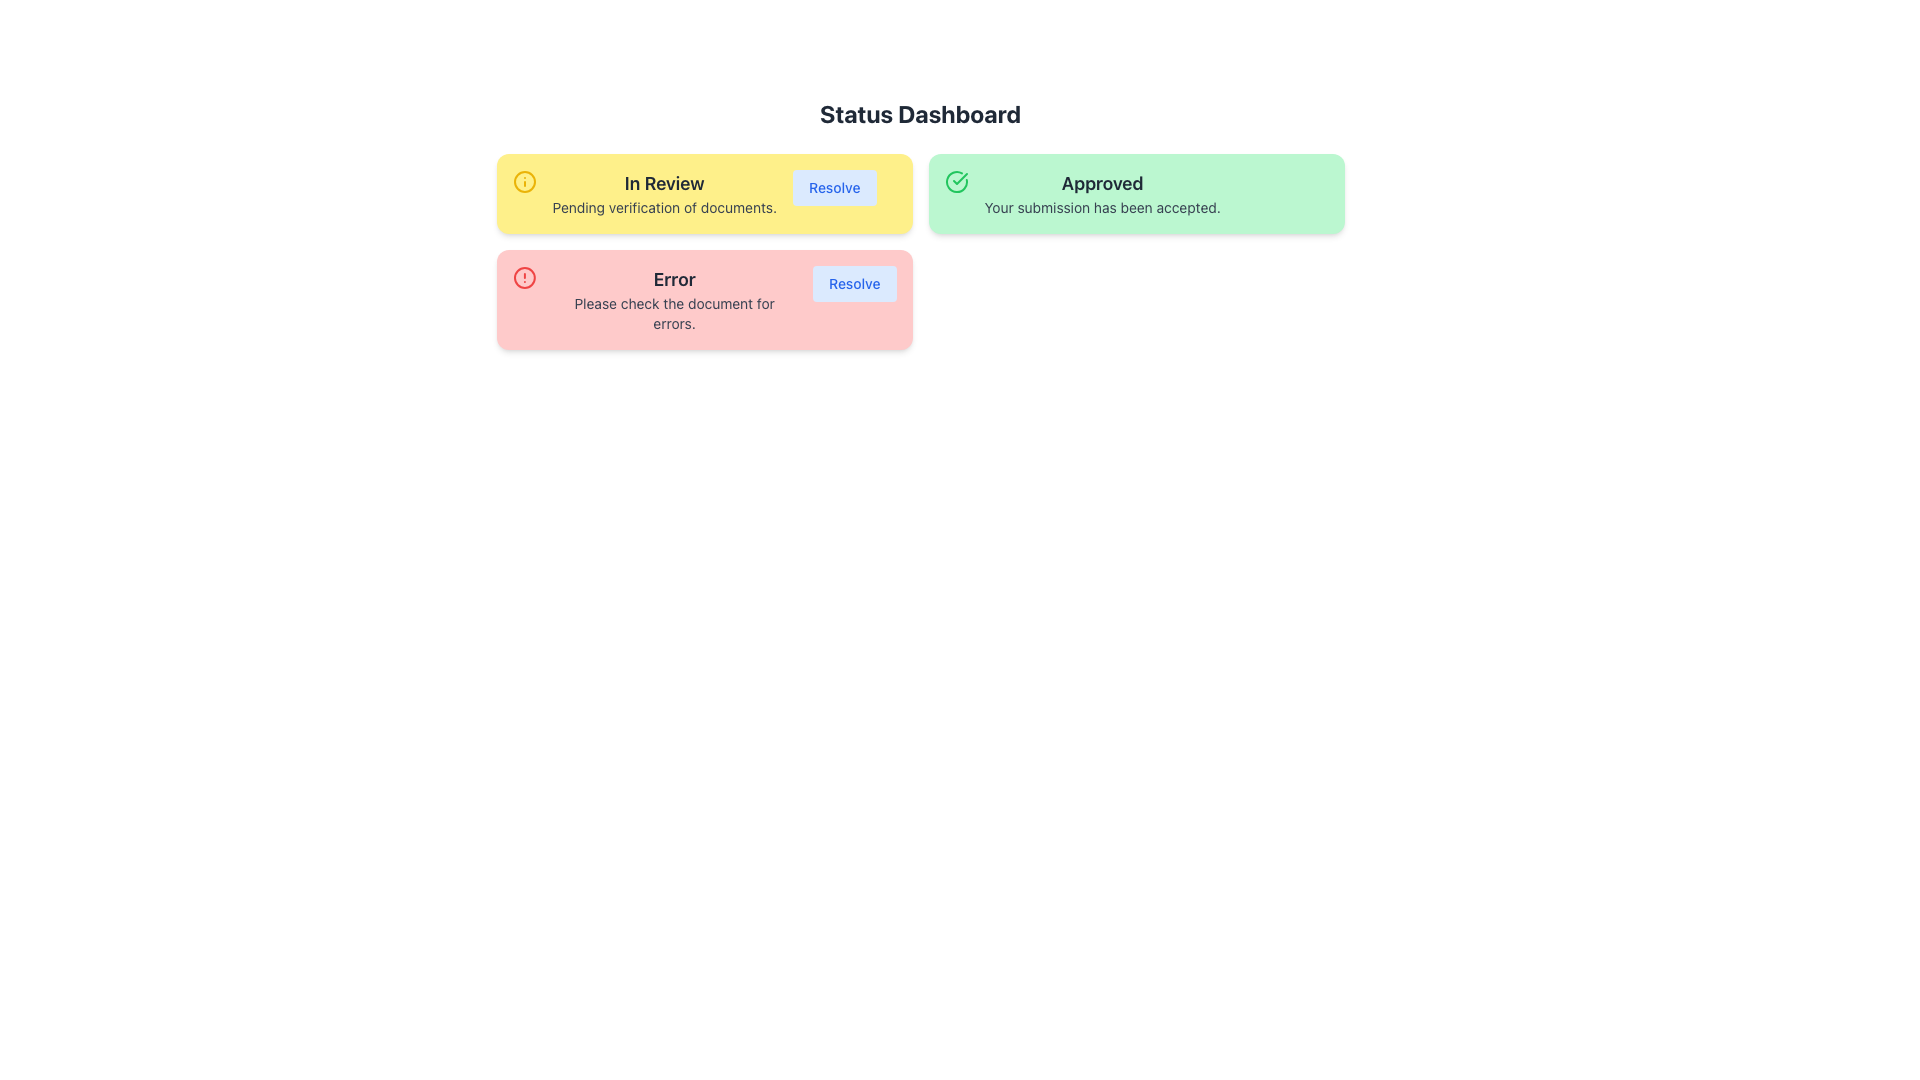 The height and width of the screenshot is (1080, 1920). Describe the element at coordinates (524, 181) in the screenshot. I see `the outer circular component of the 'In Review' section's SVG icon to interact with the information status it represents` at that location.